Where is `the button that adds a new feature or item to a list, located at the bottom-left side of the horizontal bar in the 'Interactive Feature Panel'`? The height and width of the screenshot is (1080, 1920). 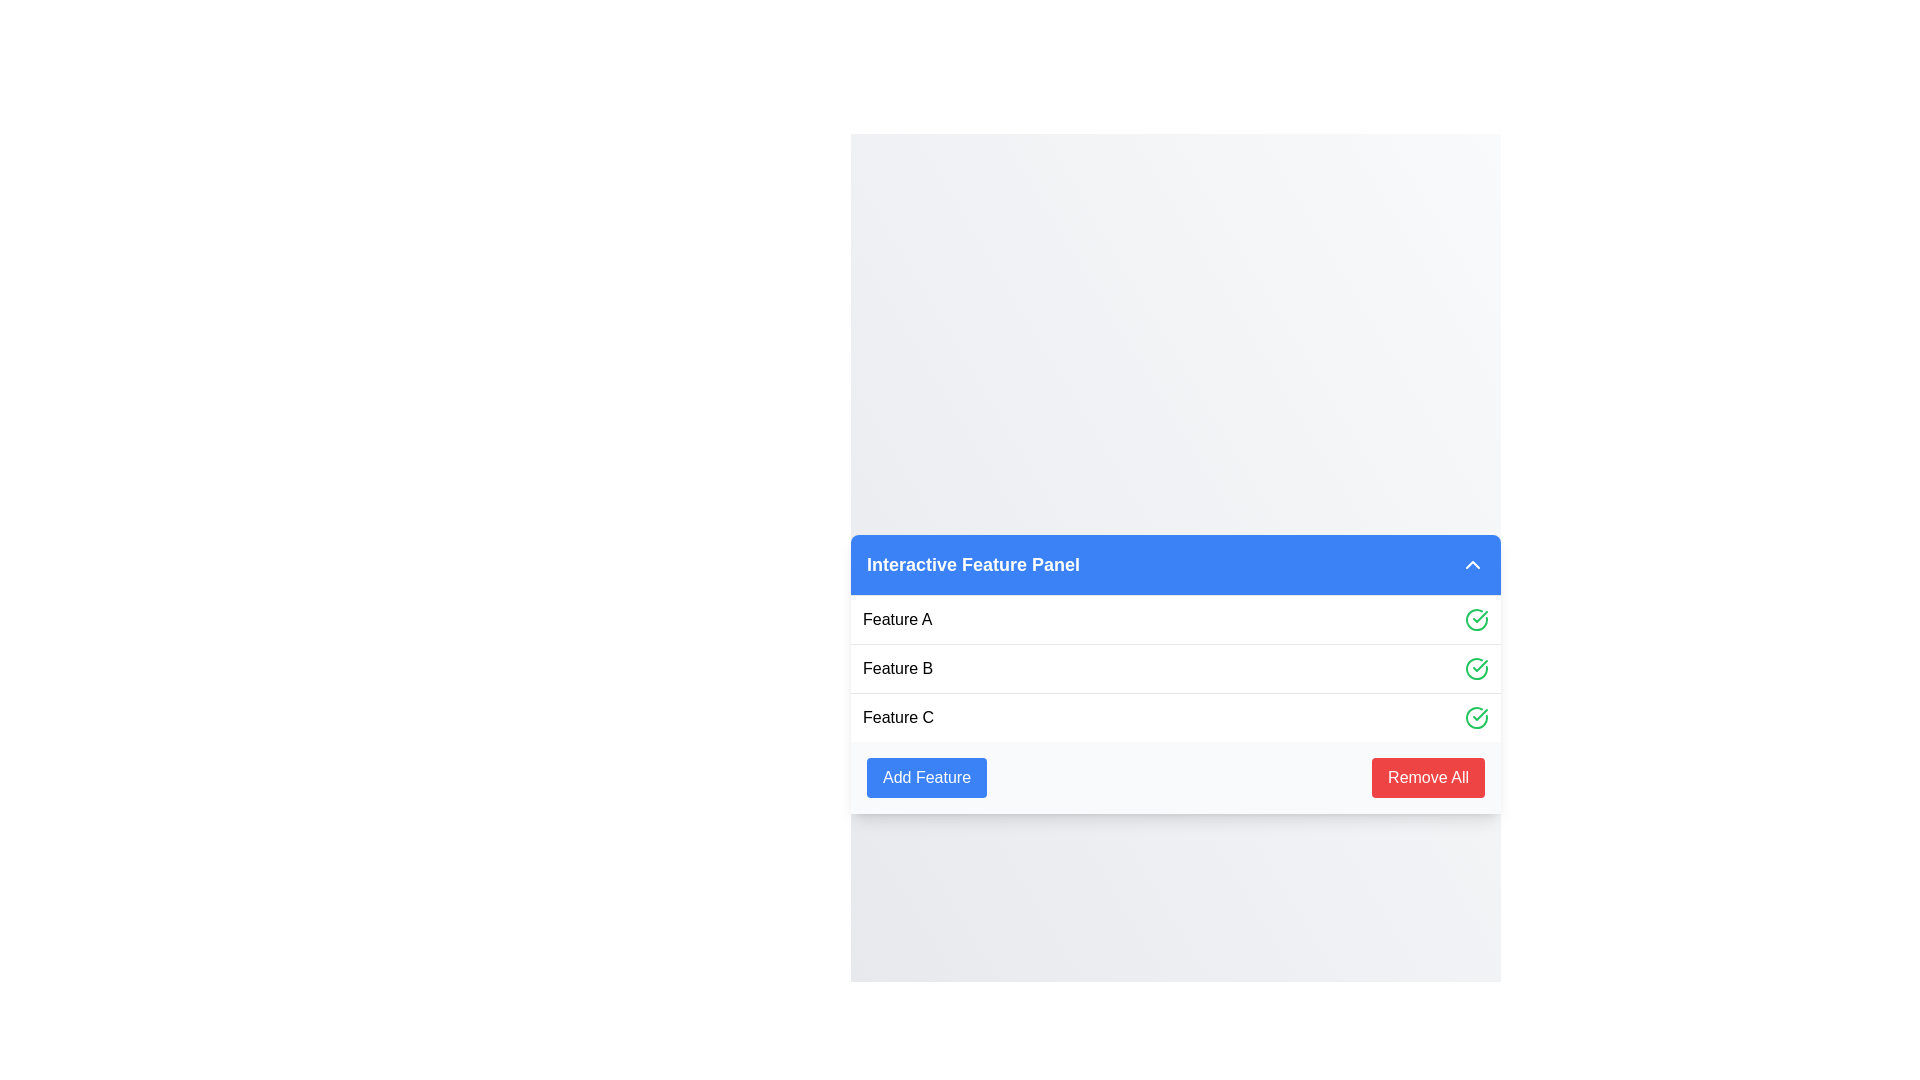
the button that adds a new feature or item to a list, located at the bottom-left side of the horizontal bar in the 'Interactive Feature Panel' is located at coordinates (925, 776).